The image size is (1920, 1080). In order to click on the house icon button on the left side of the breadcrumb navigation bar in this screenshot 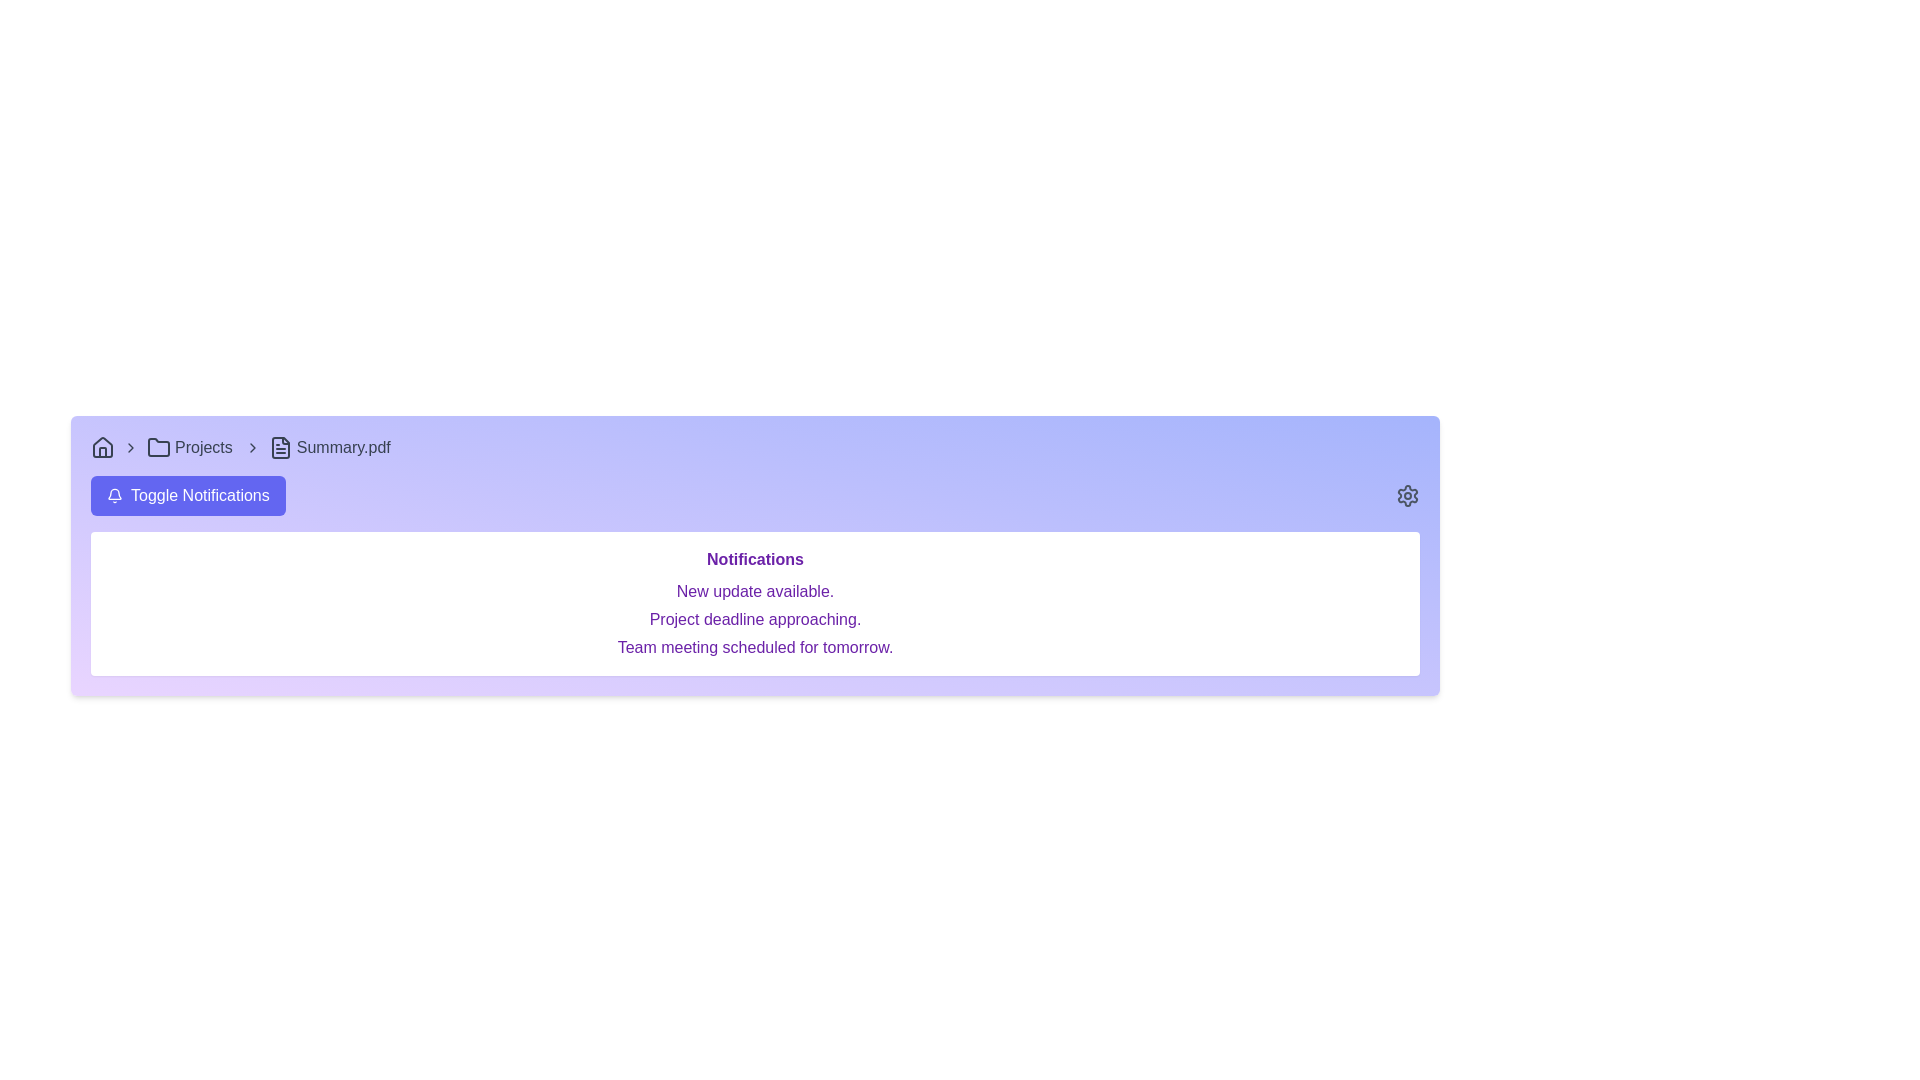, I will do `click(101, 446)`.